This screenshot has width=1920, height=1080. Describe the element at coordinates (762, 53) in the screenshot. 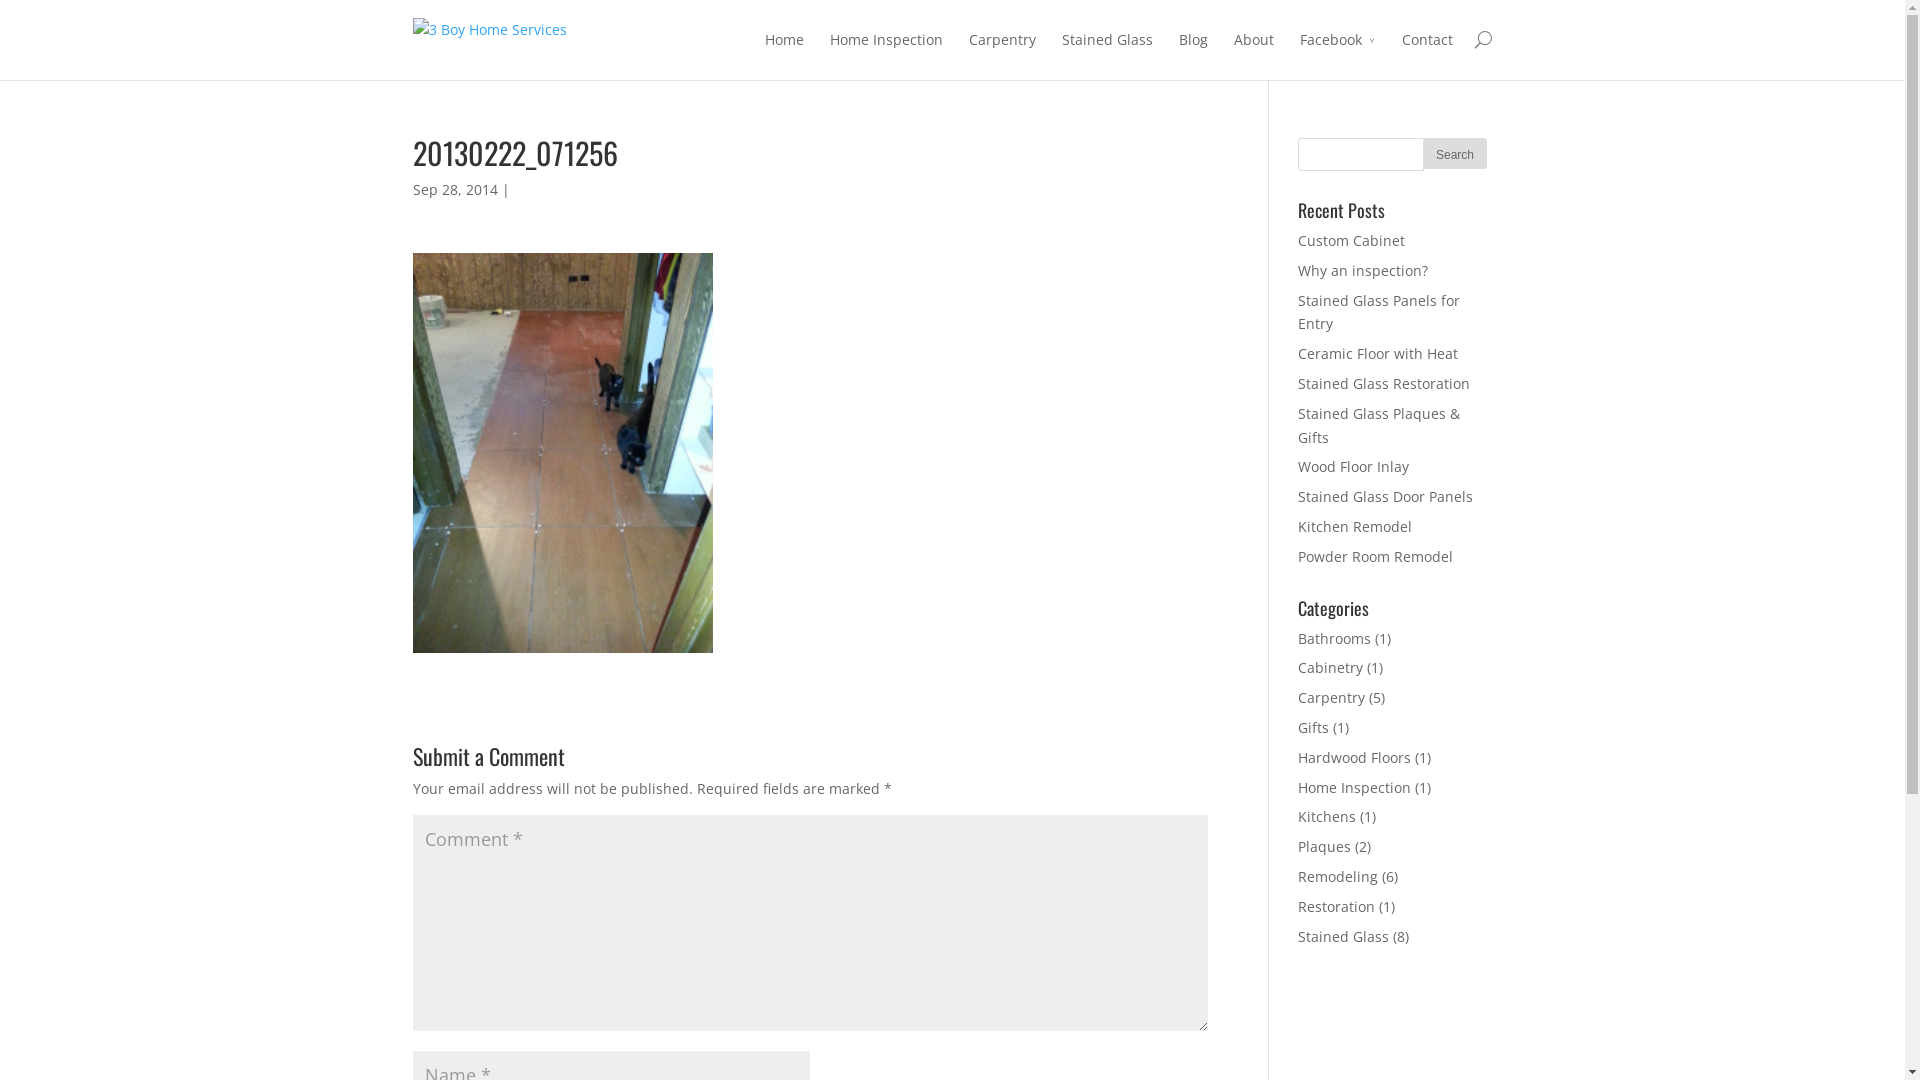

I see `'Home'` at that location.